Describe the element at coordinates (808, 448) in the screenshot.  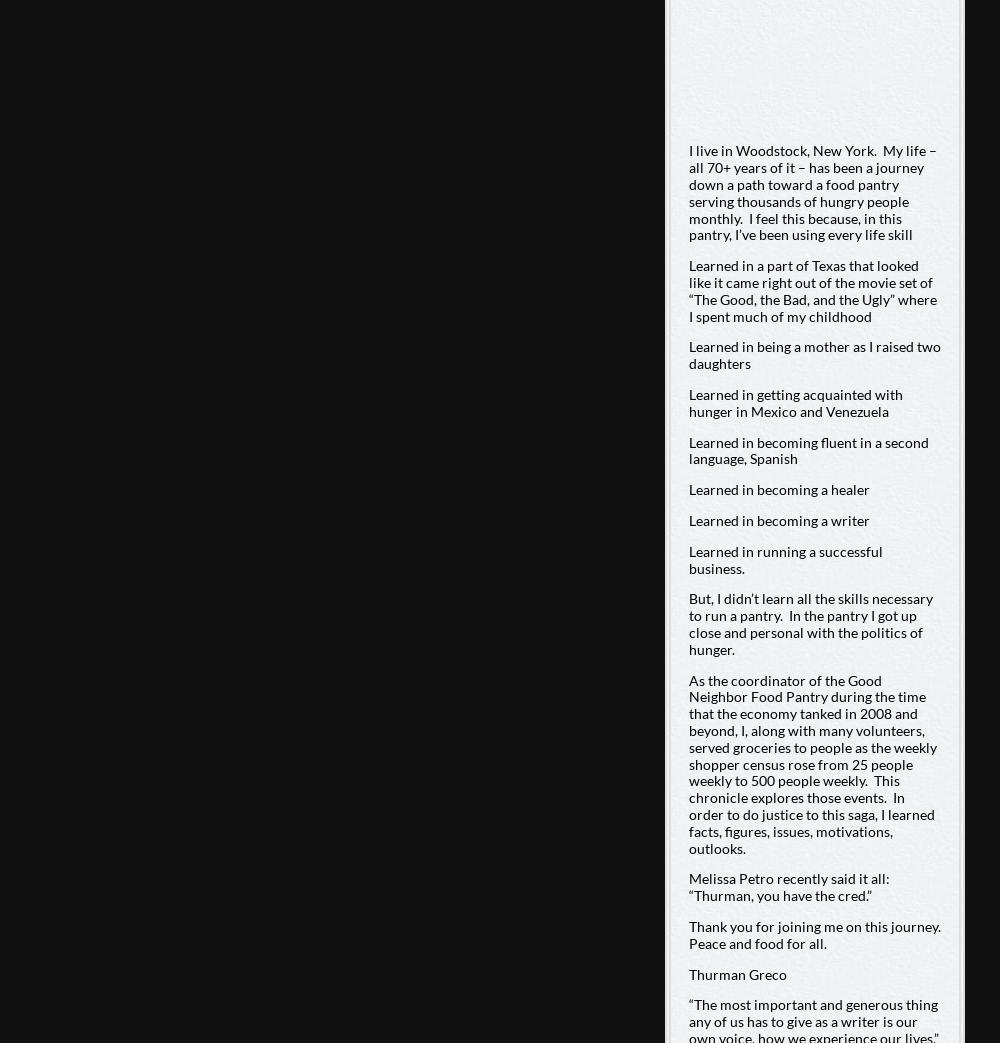
I see `'Learned in becoming fluent in a second language, Spanish'` at that location.